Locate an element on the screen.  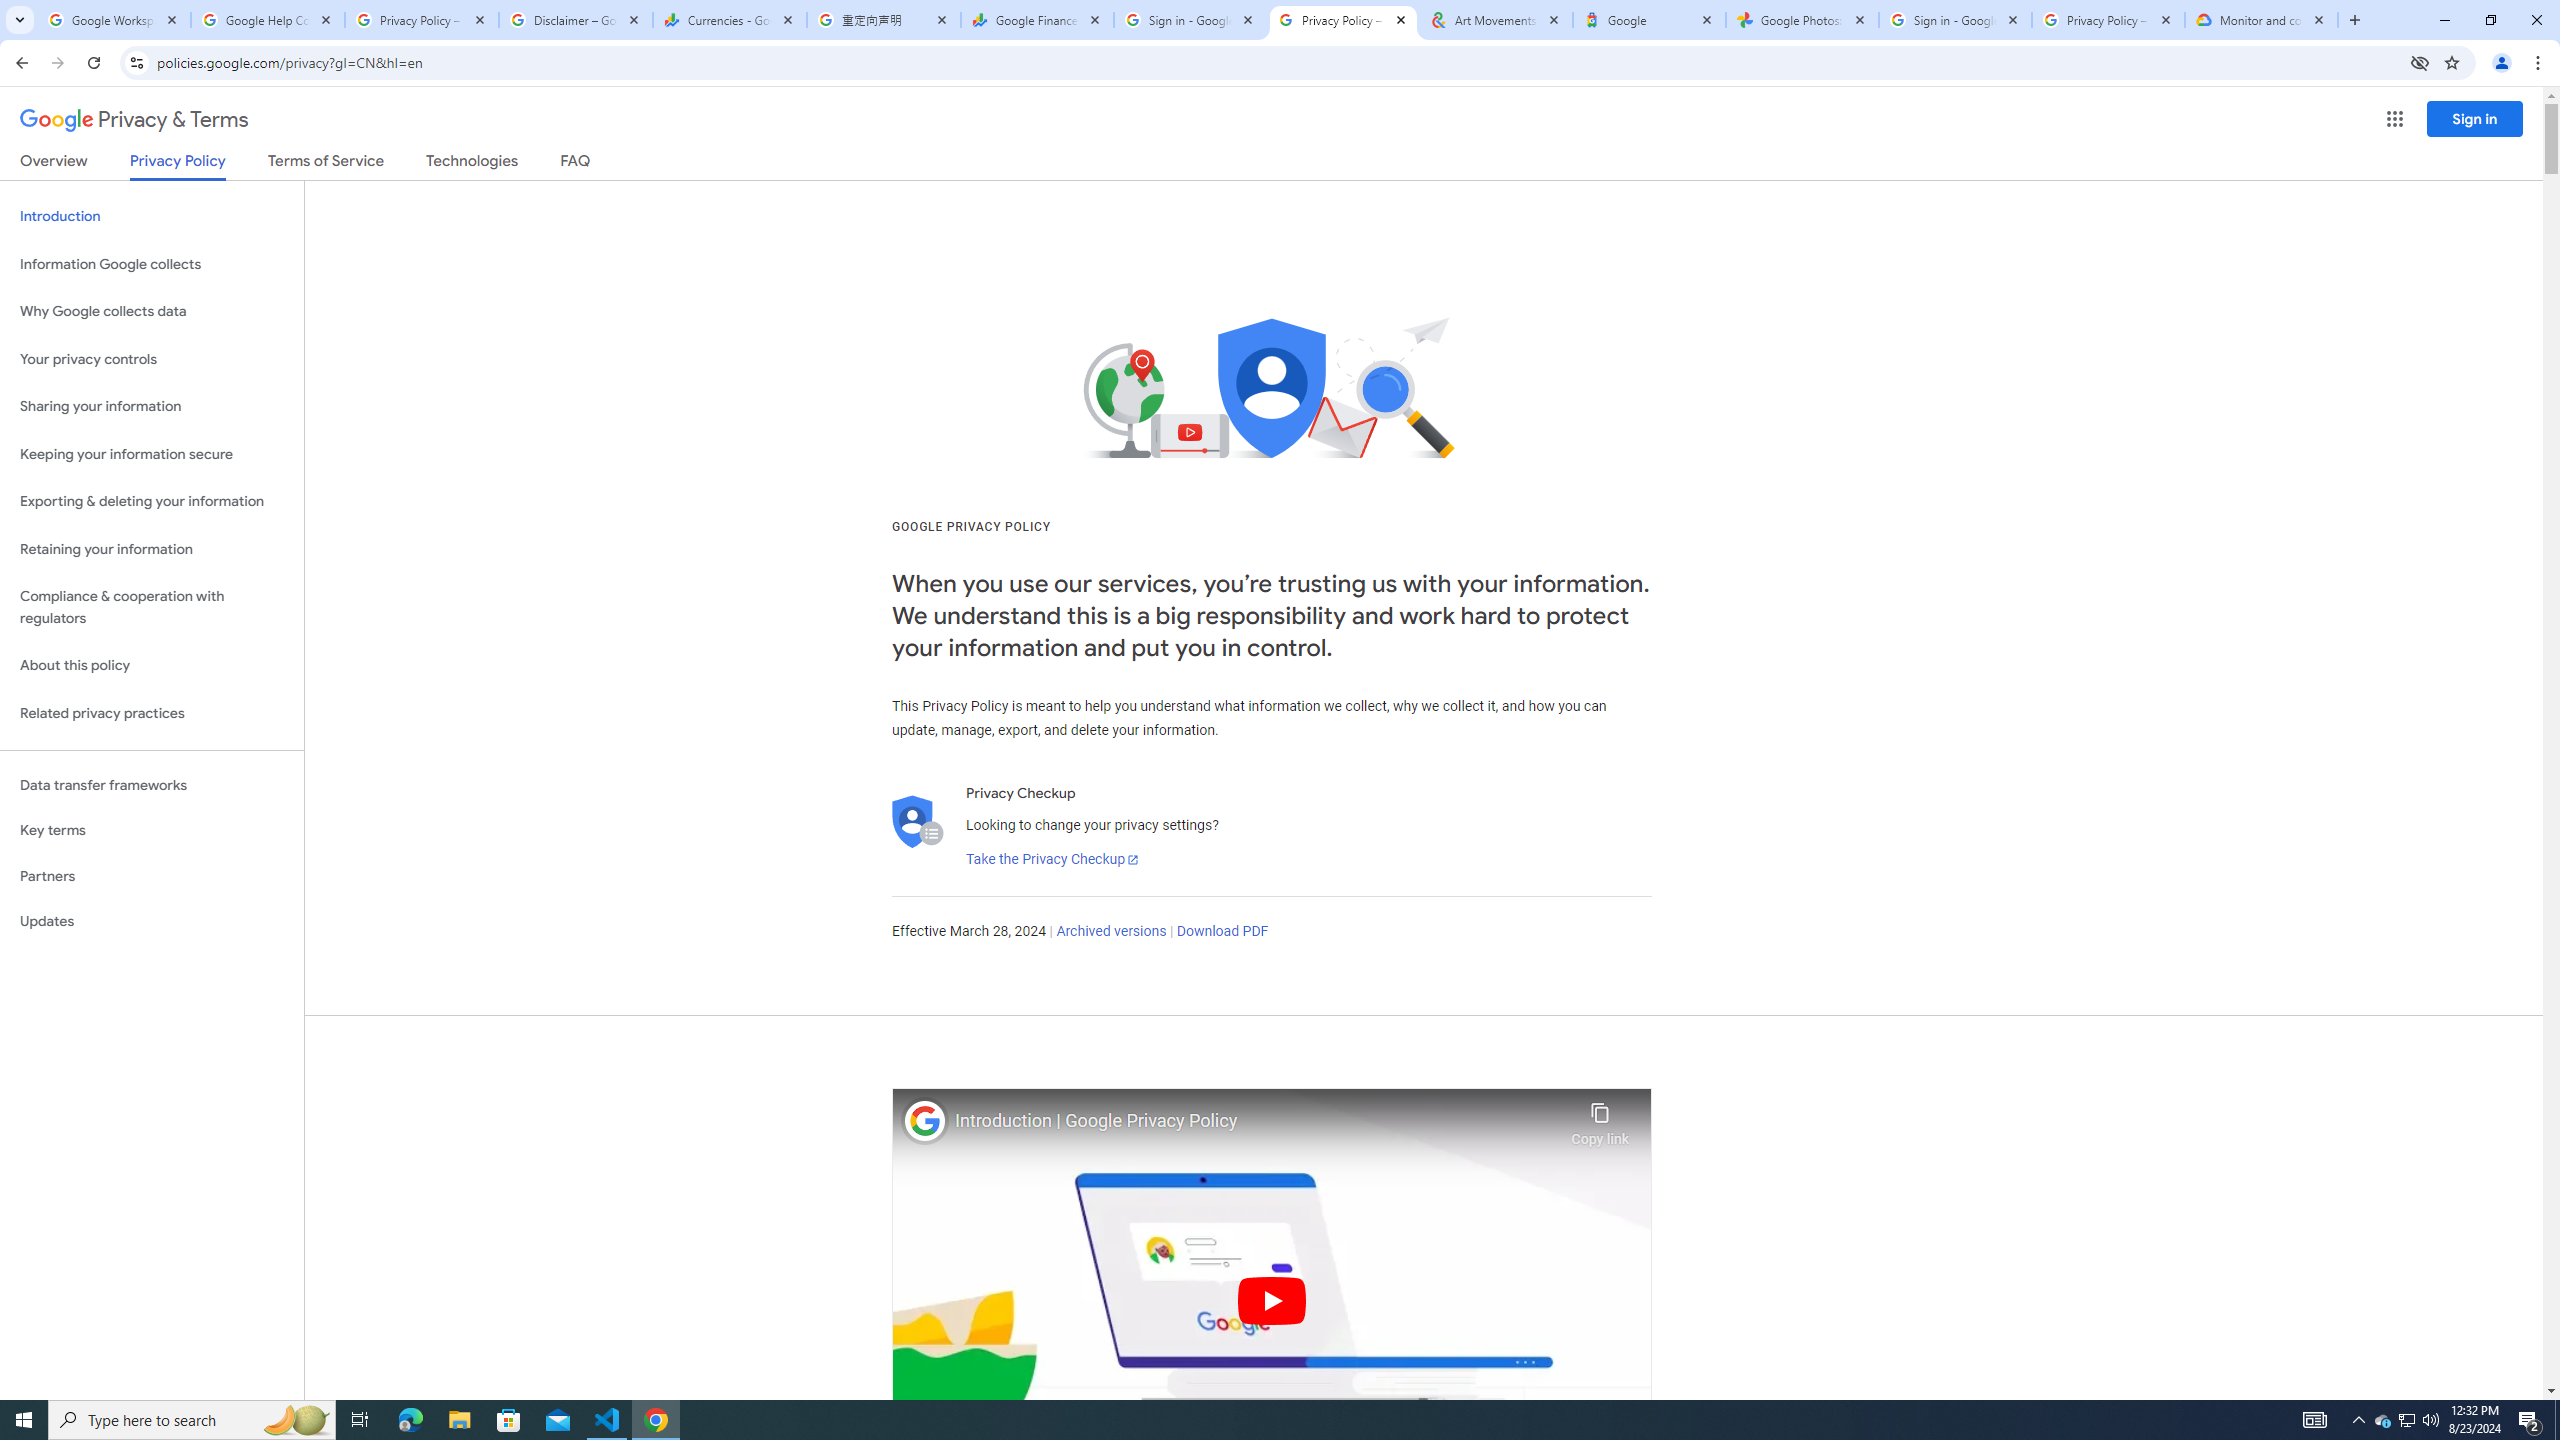
'Your privacy controls' is located at coordinates (151, 360).